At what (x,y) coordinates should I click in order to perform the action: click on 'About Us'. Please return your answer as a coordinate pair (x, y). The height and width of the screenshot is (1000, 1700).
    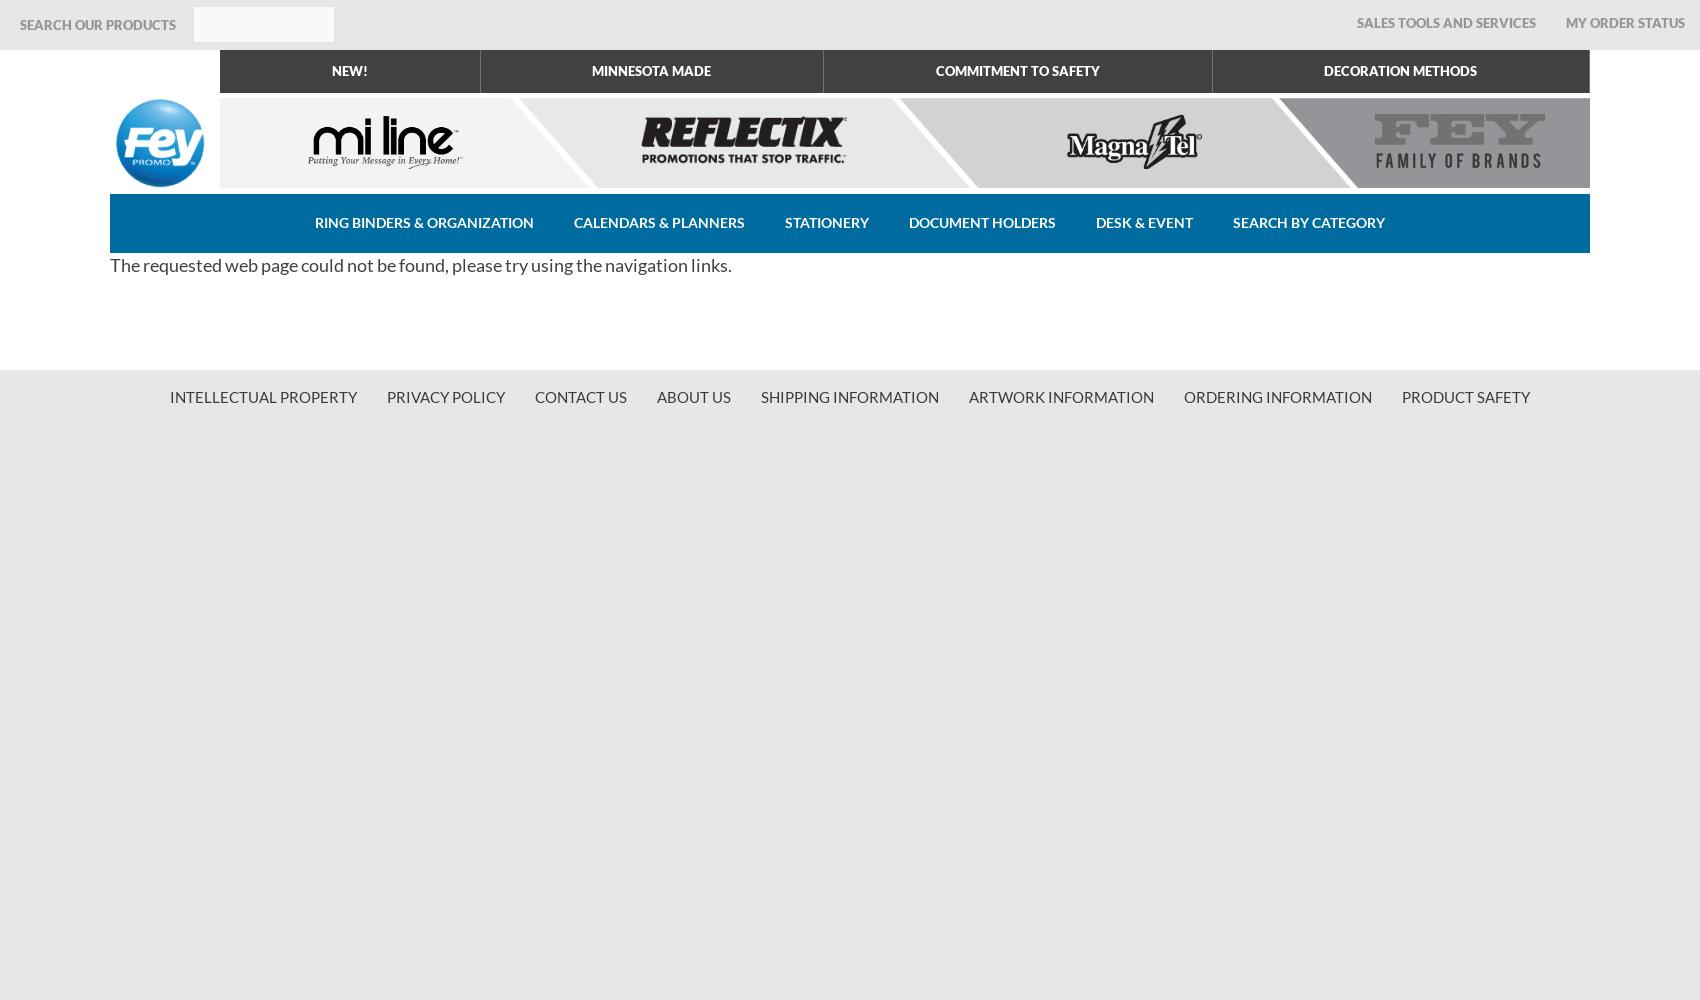
    Looking at the image, I should click on (693, 397).